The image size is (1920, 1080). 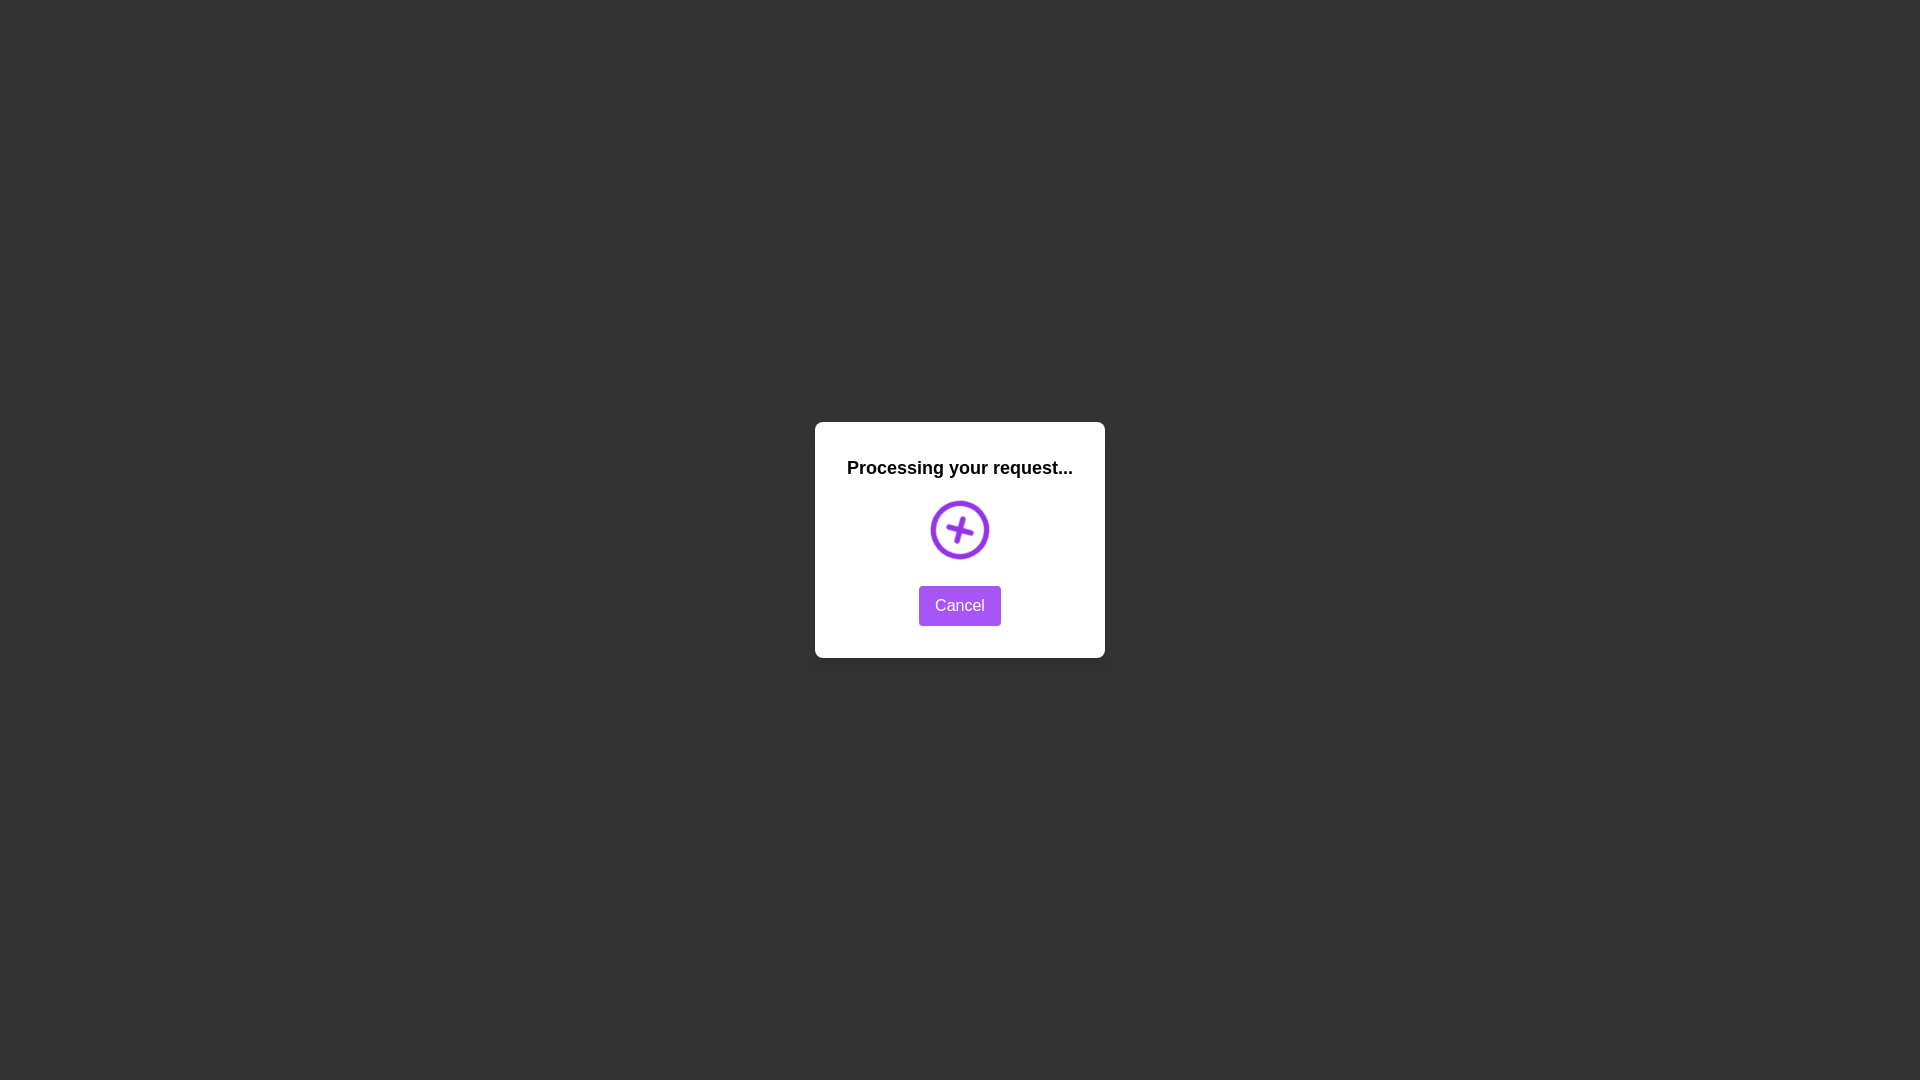 What do you see at coordinates (960, 467) in the screenshot?
I see `the Text label that indicates the request is being processed, located at the top of the white, rounded-corner dialog box` at bounding box center [960, 467].